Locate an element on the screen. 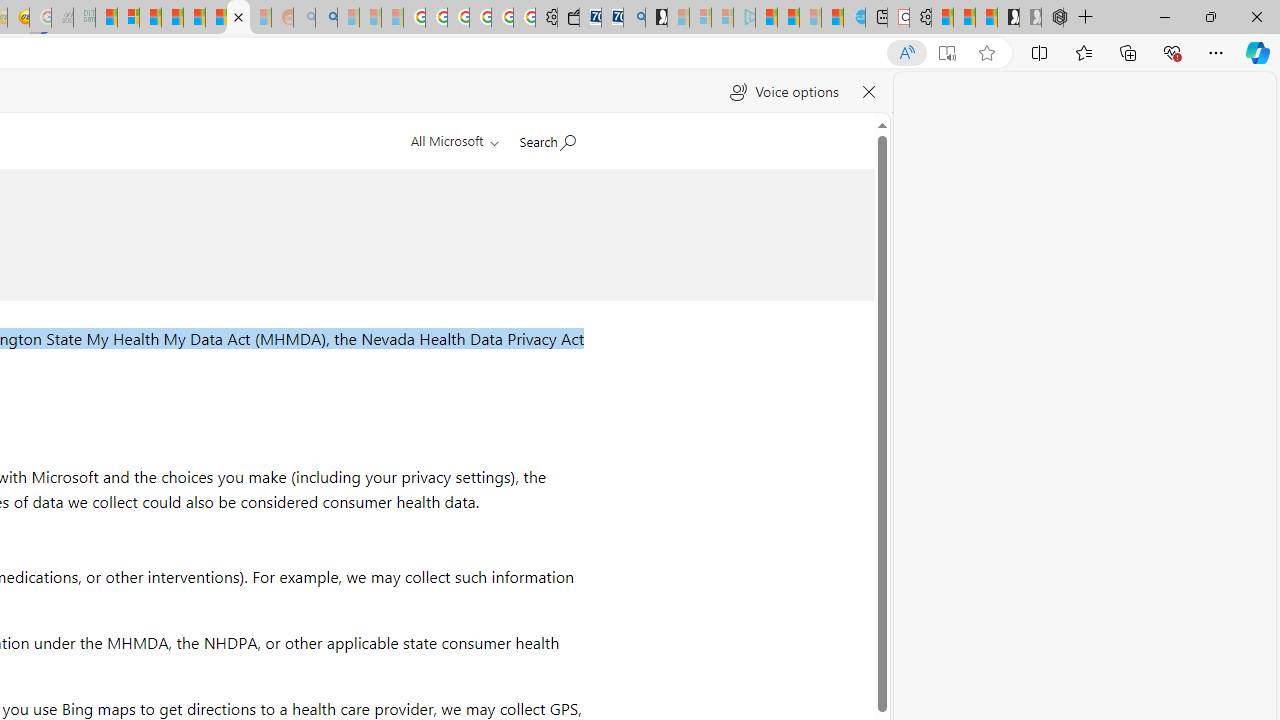 Image resolution: width=1280 pixels, height=720 pixels. 'Microsoft Start Gaming' is located at coordinates (656, 17).